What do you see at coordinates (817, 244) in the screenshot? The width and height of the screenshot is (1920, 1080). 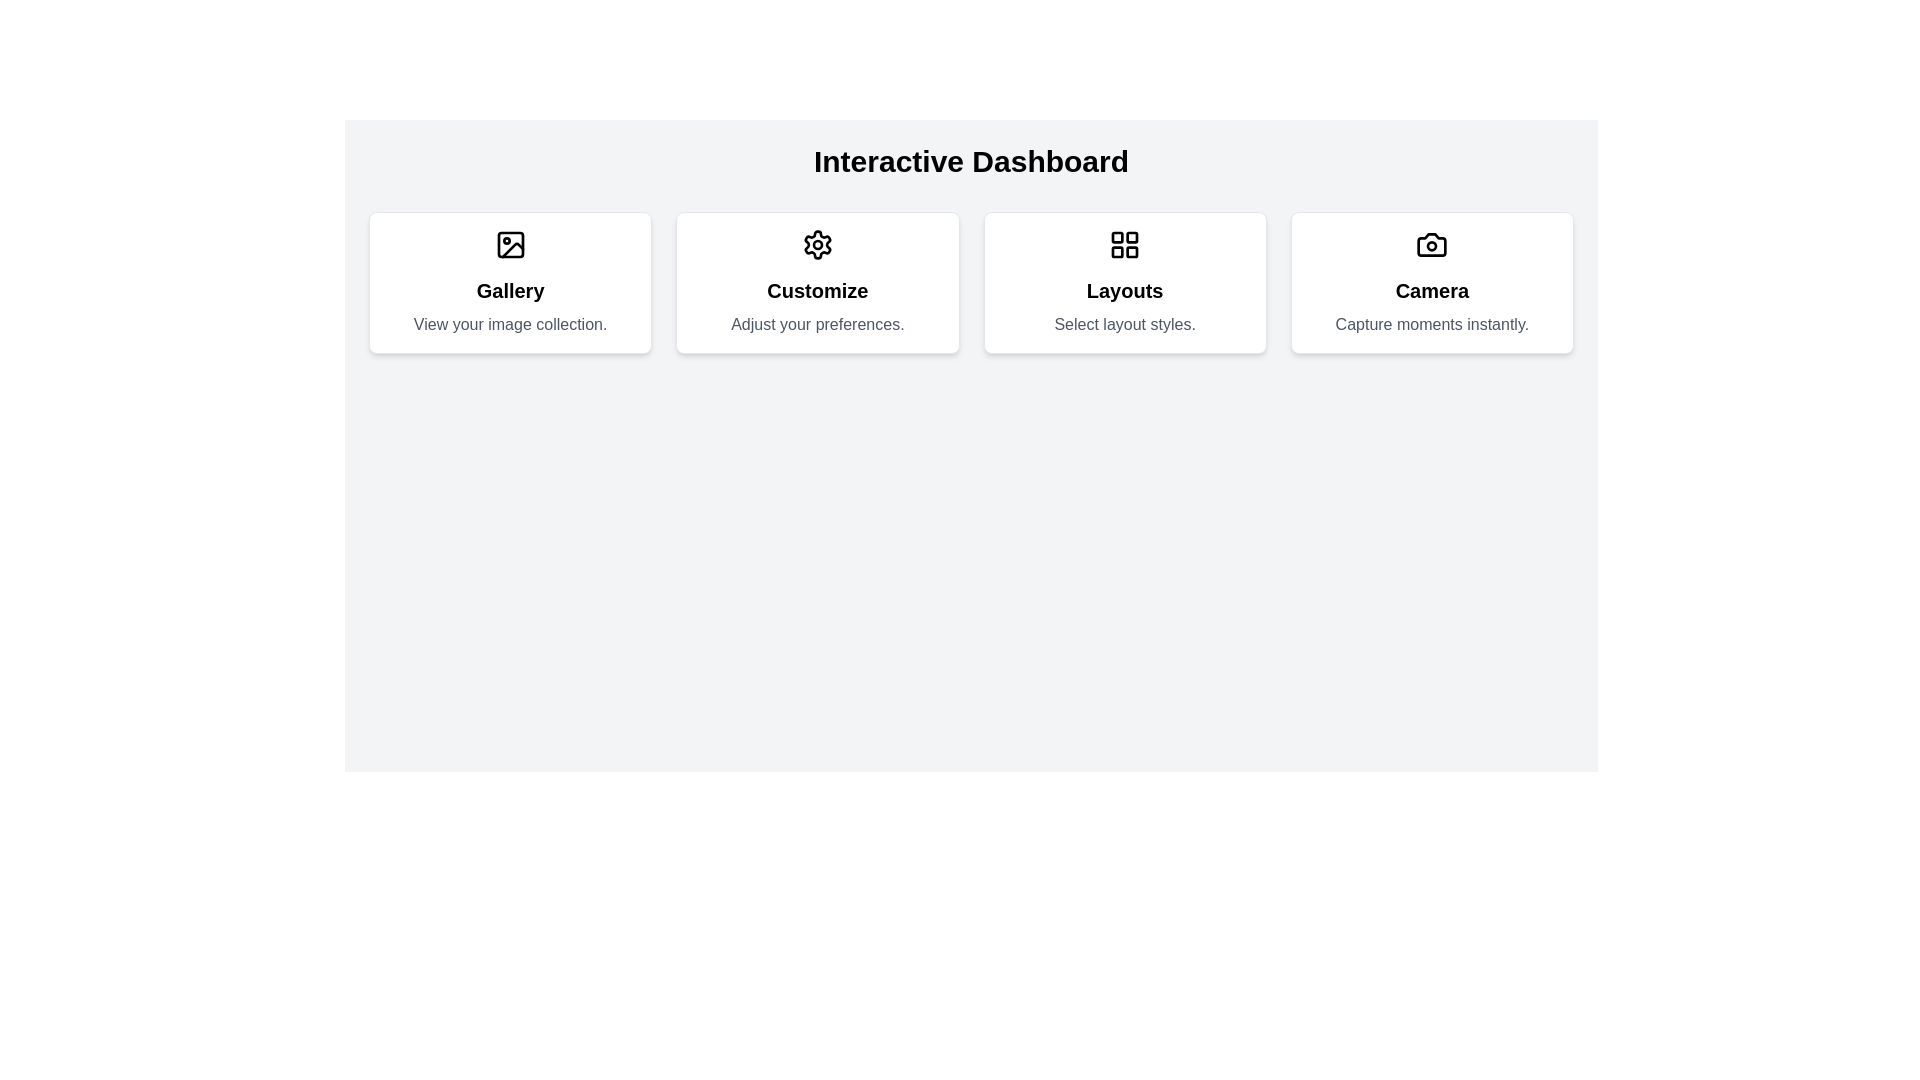 I see `the cogwheel-shaped icon representing settings functionality, located in the 'Customize' section above the text 'Customize' and 'Adjust your preferences.'` at bounding box center [817, 244].